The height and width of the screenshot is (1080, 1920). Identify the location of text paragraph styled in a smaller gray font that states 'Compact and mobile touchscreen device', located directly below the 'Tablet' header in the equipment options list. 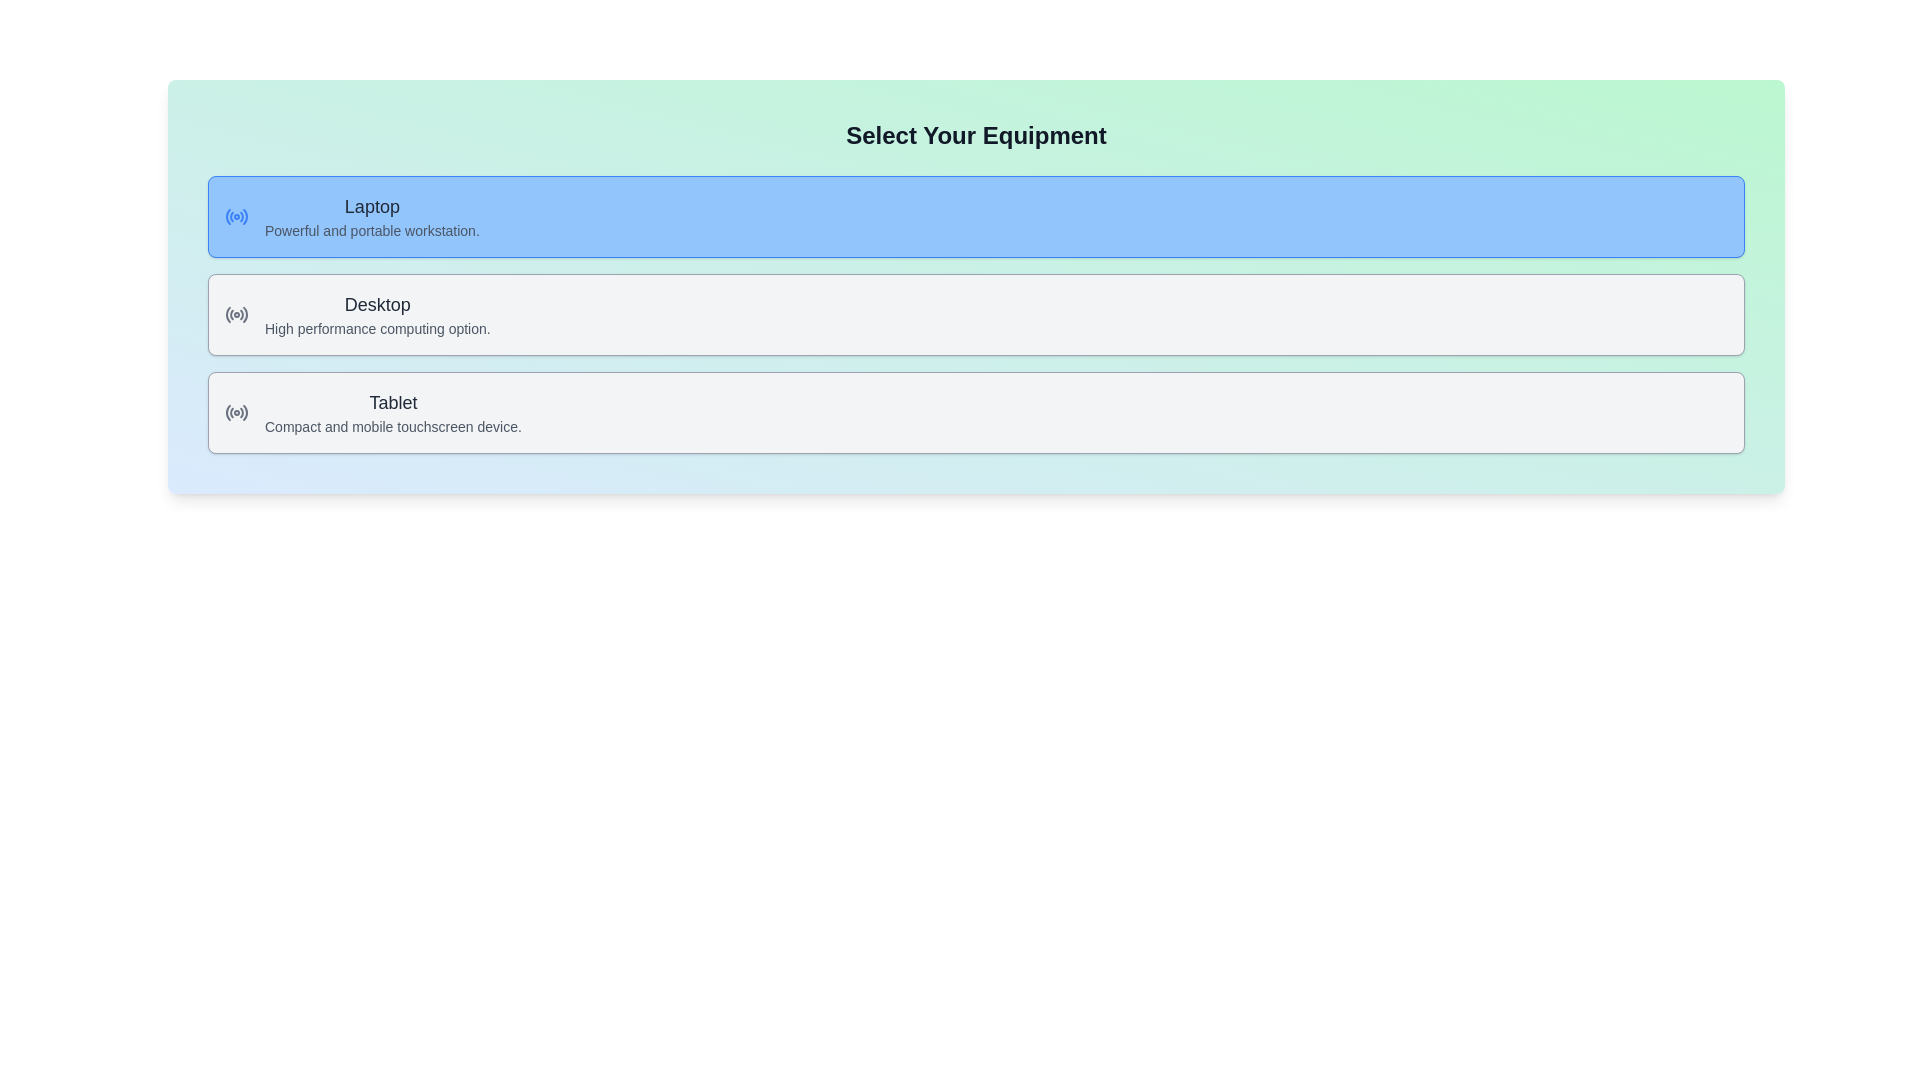
(393, 426).